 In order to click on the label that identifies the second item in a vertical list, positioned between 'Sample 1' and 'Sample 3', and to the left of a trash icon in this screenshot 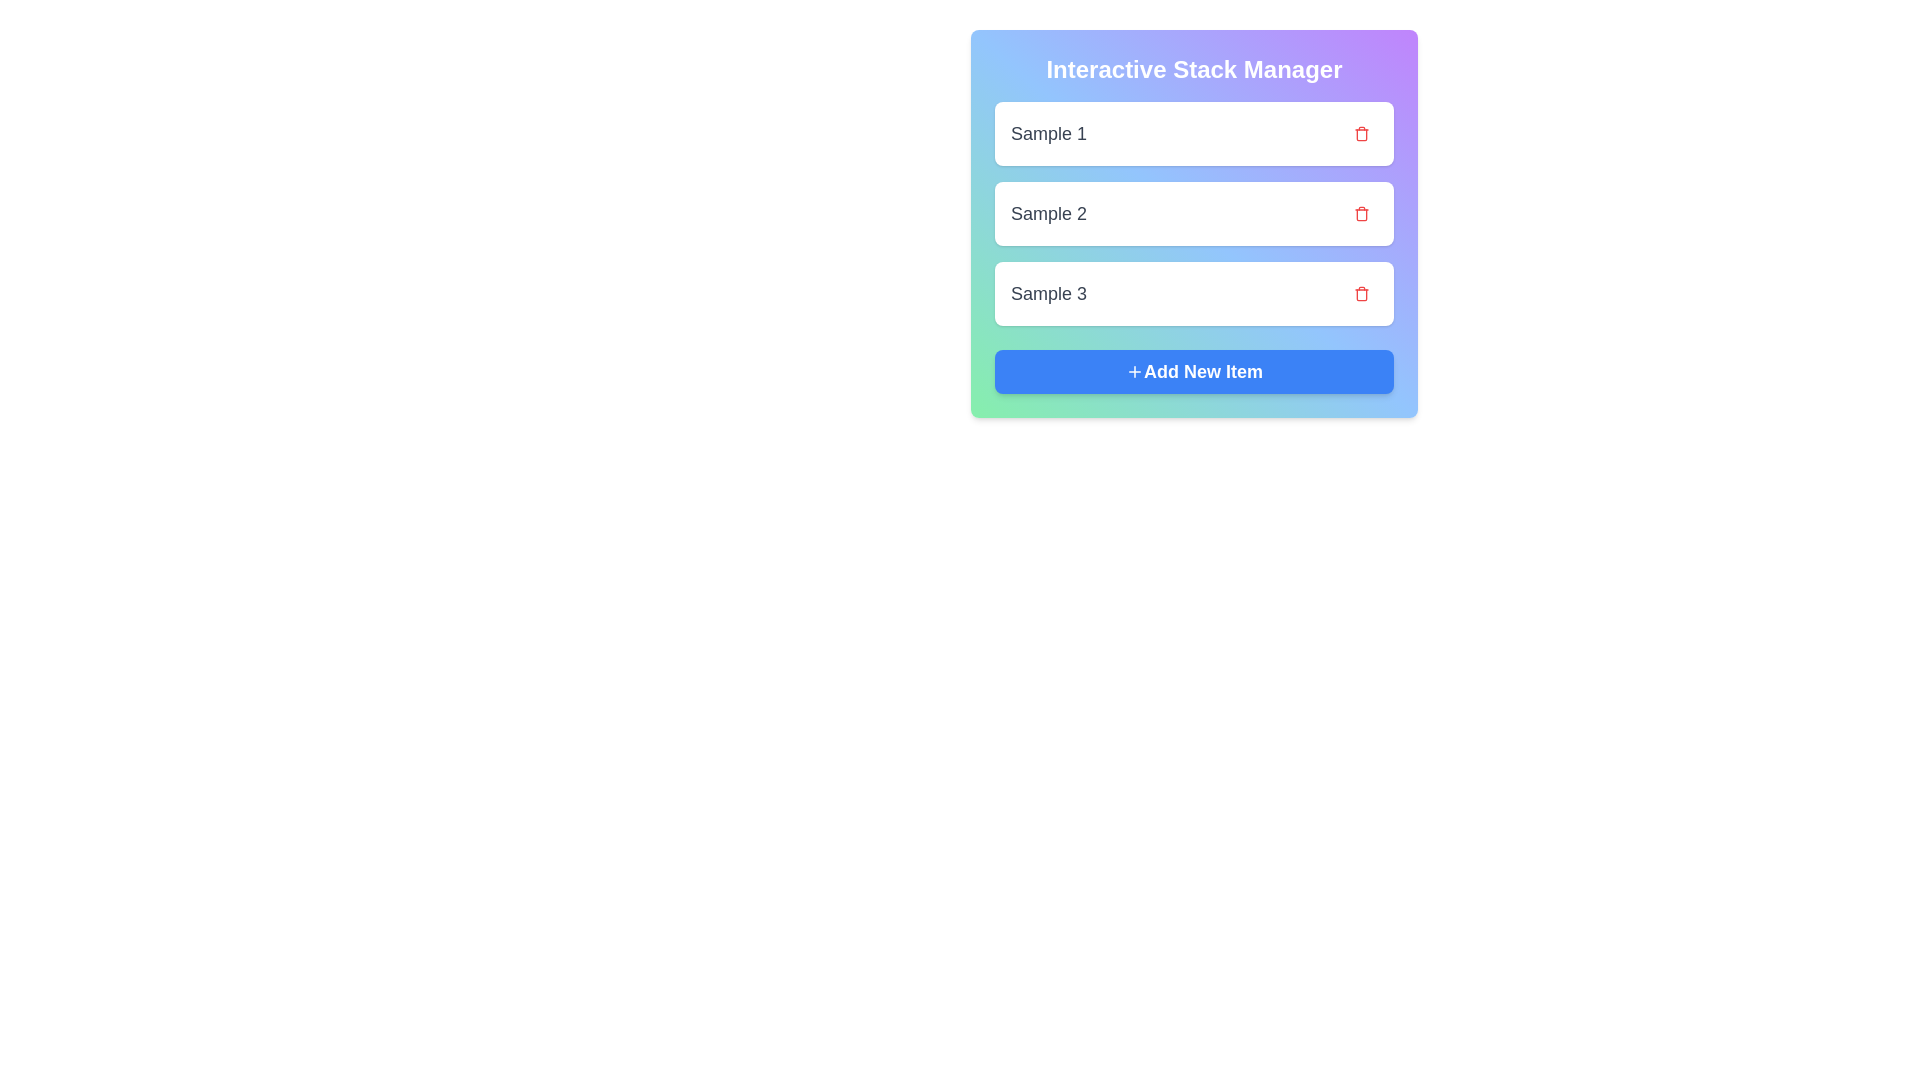, I will do `click(1048, 213)`.